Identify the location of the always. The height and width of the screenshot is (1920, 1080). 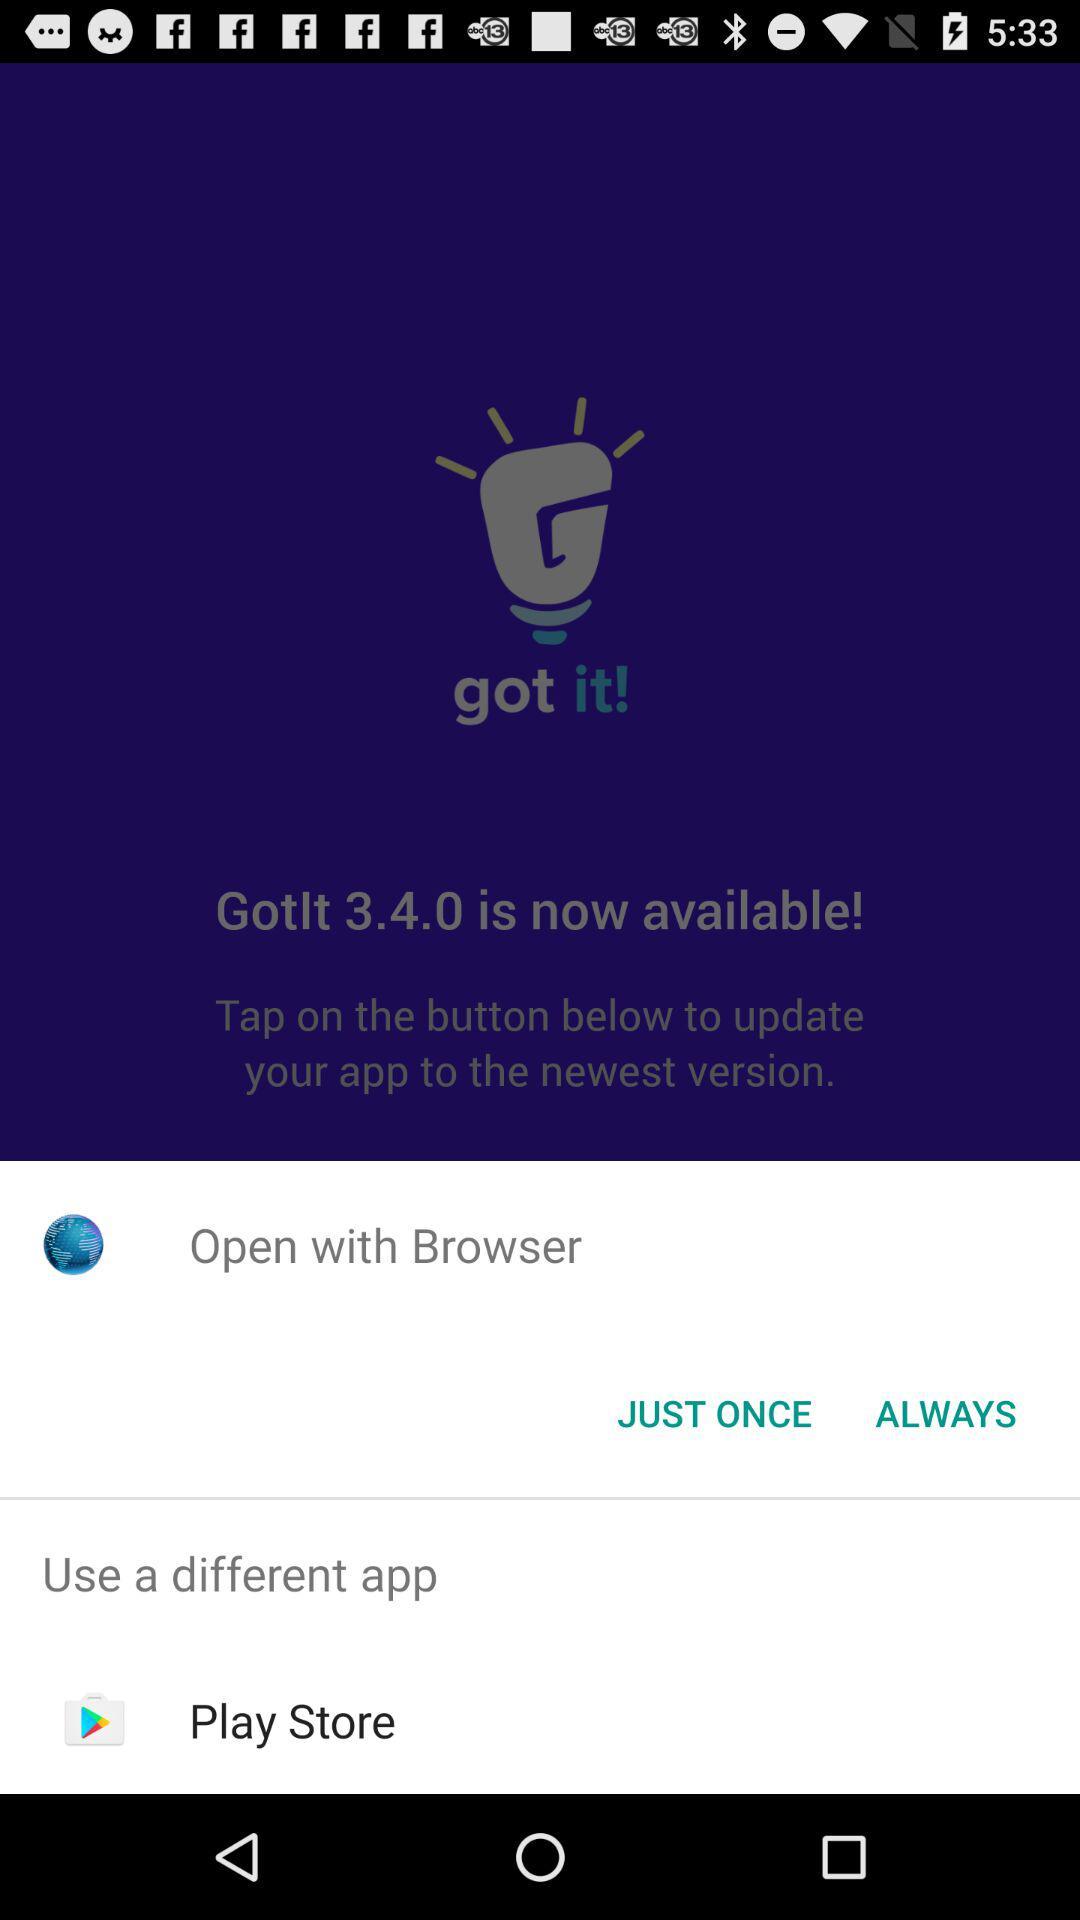
(945, 1411).